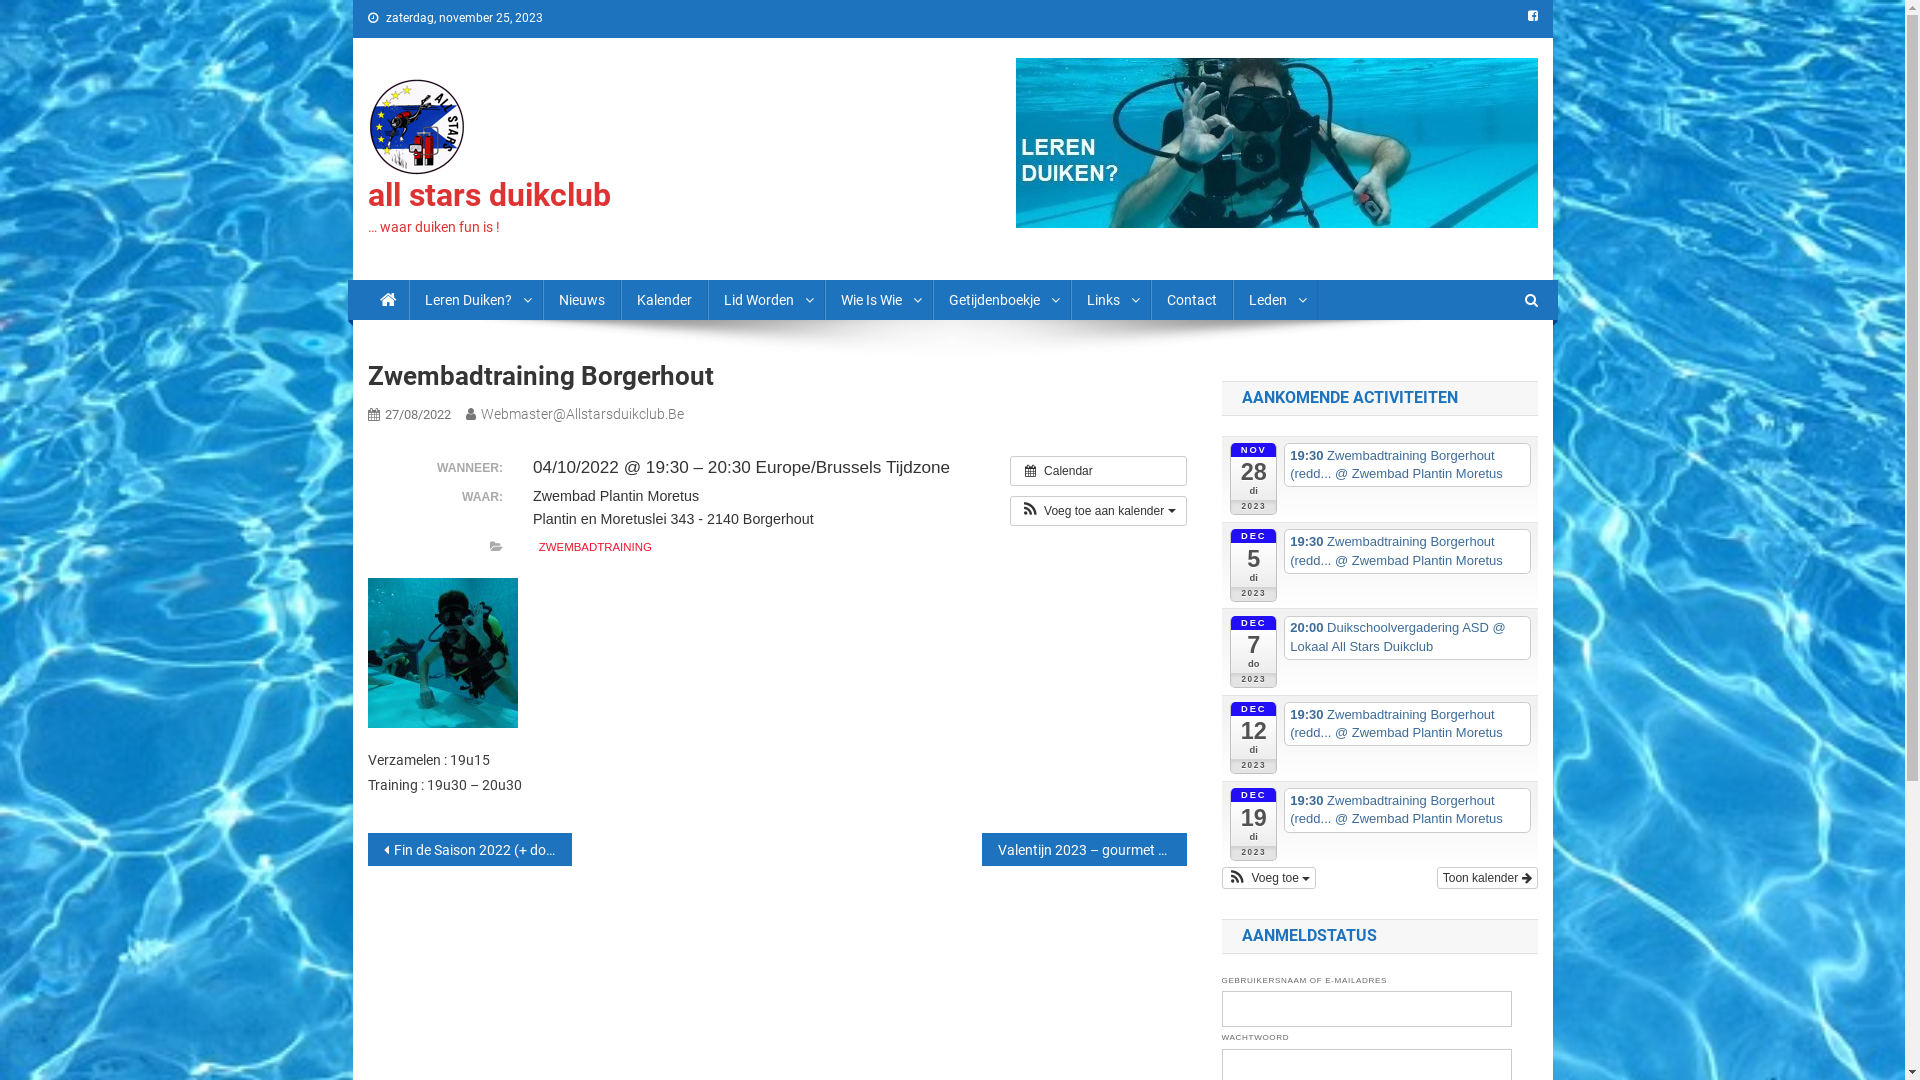  I want to click on 'Webmaster@Allstarsduikclub.Be', so click(580, 412).